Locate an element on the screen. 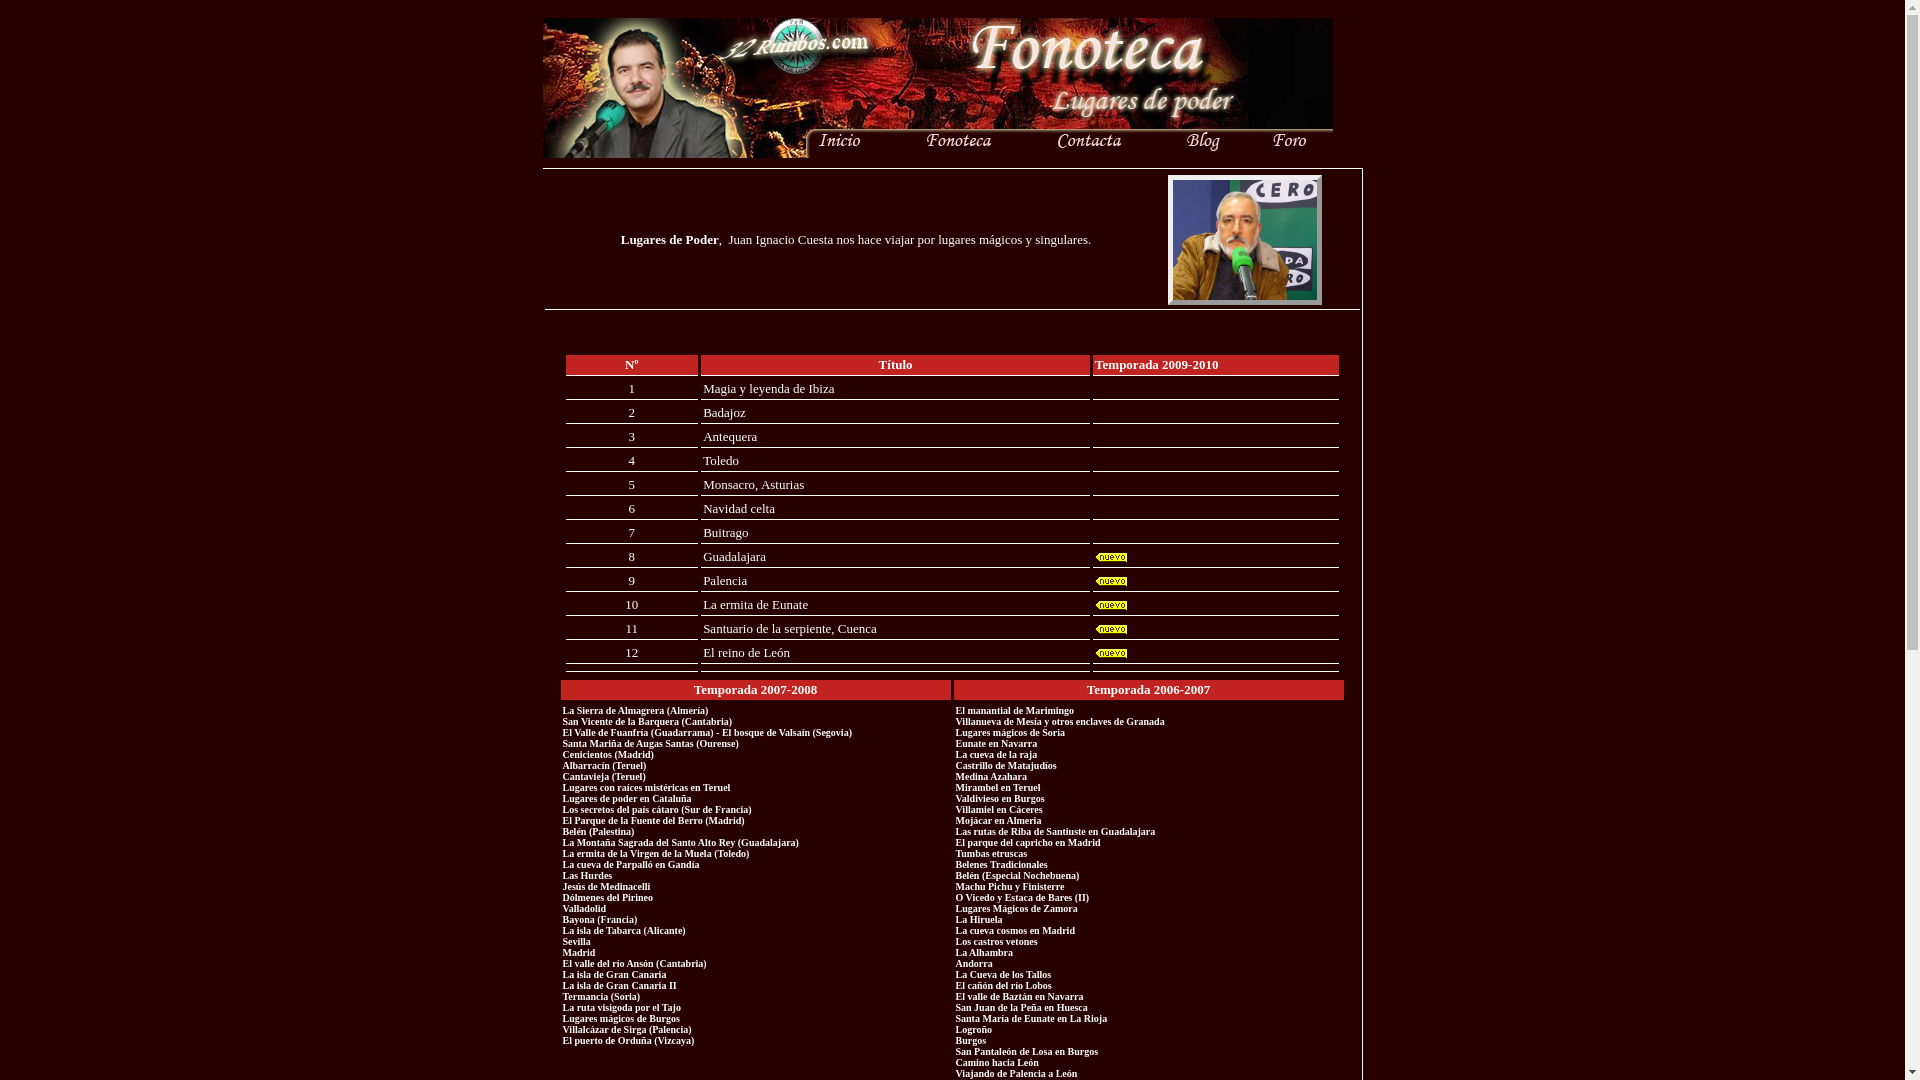 The height and width of the screenshot is (1080, 1920). 'O Vicedo y Estaca de Bares (II)' is located at coordinates (1022, 896).